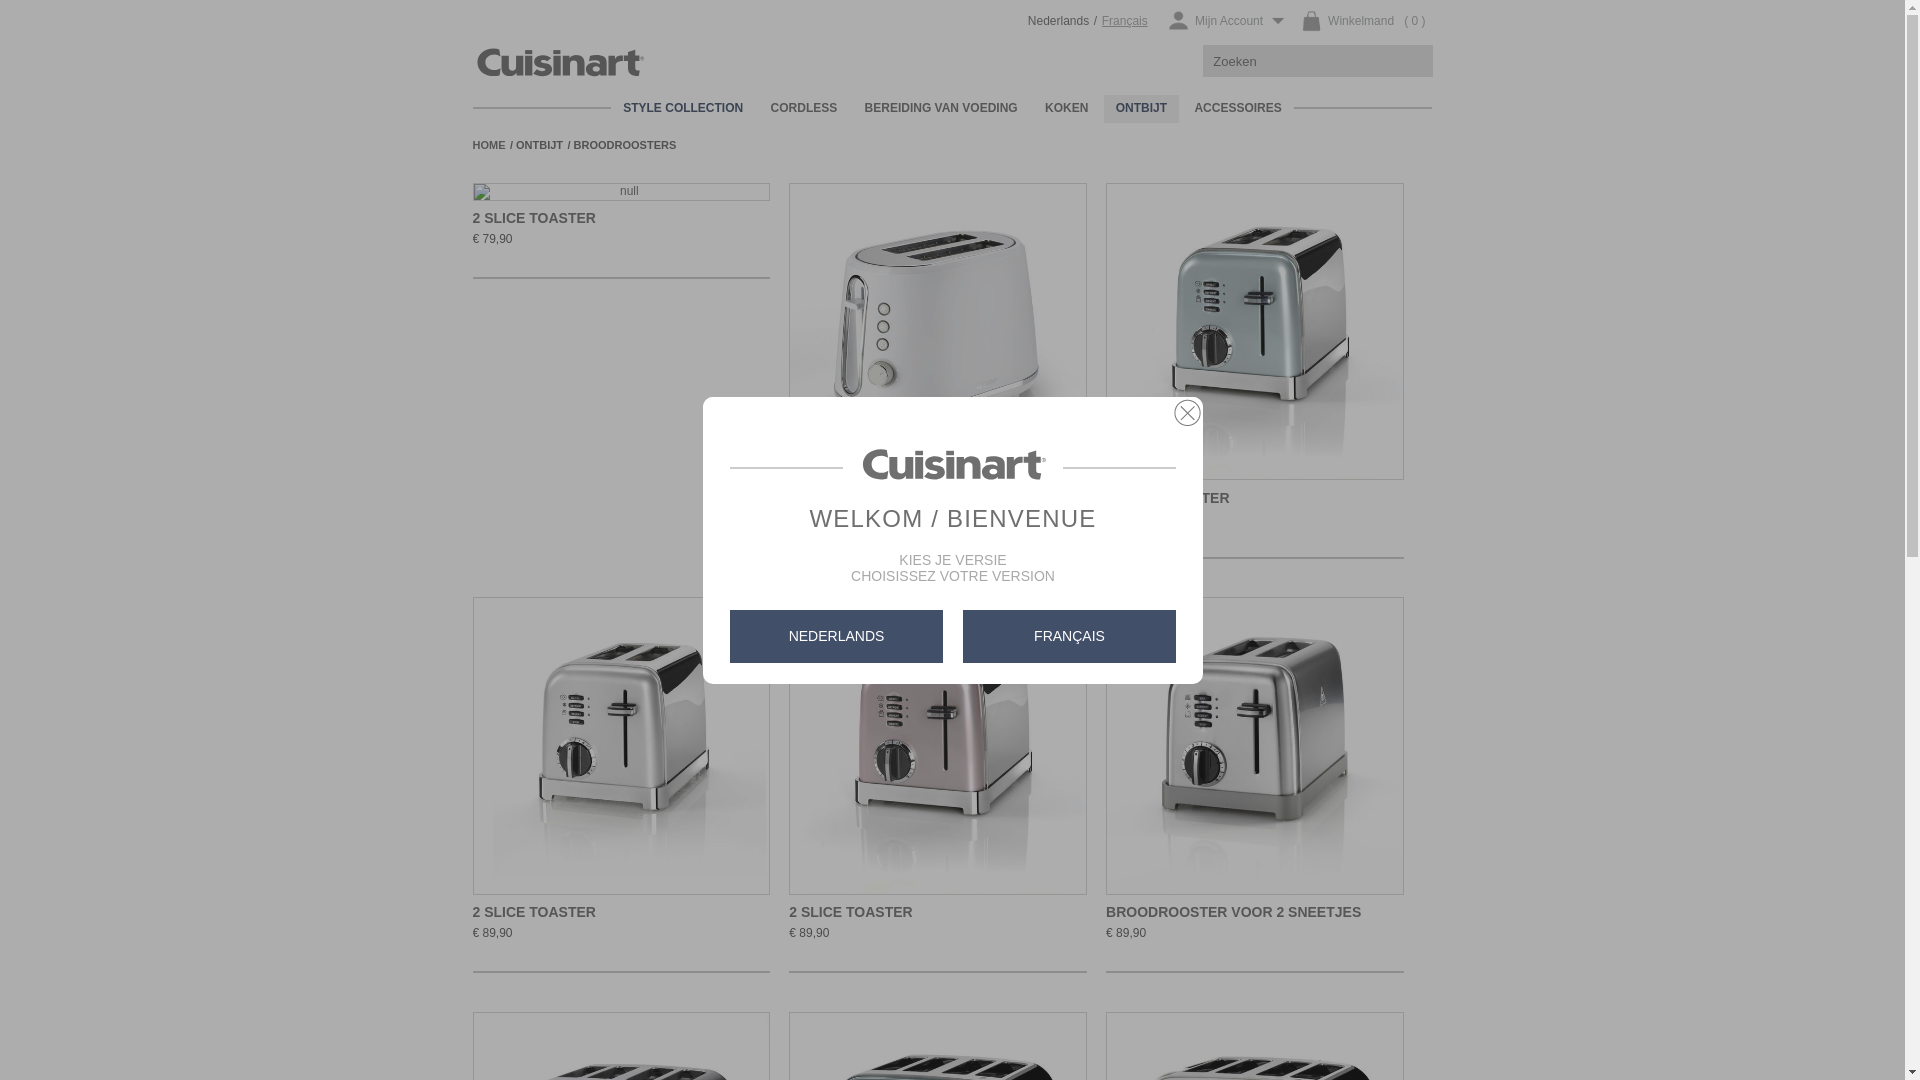  What do you see at coordinates (1032, 108) in the screenshot?
I see `'KOKEN'` at bounding box center [1032, 108].